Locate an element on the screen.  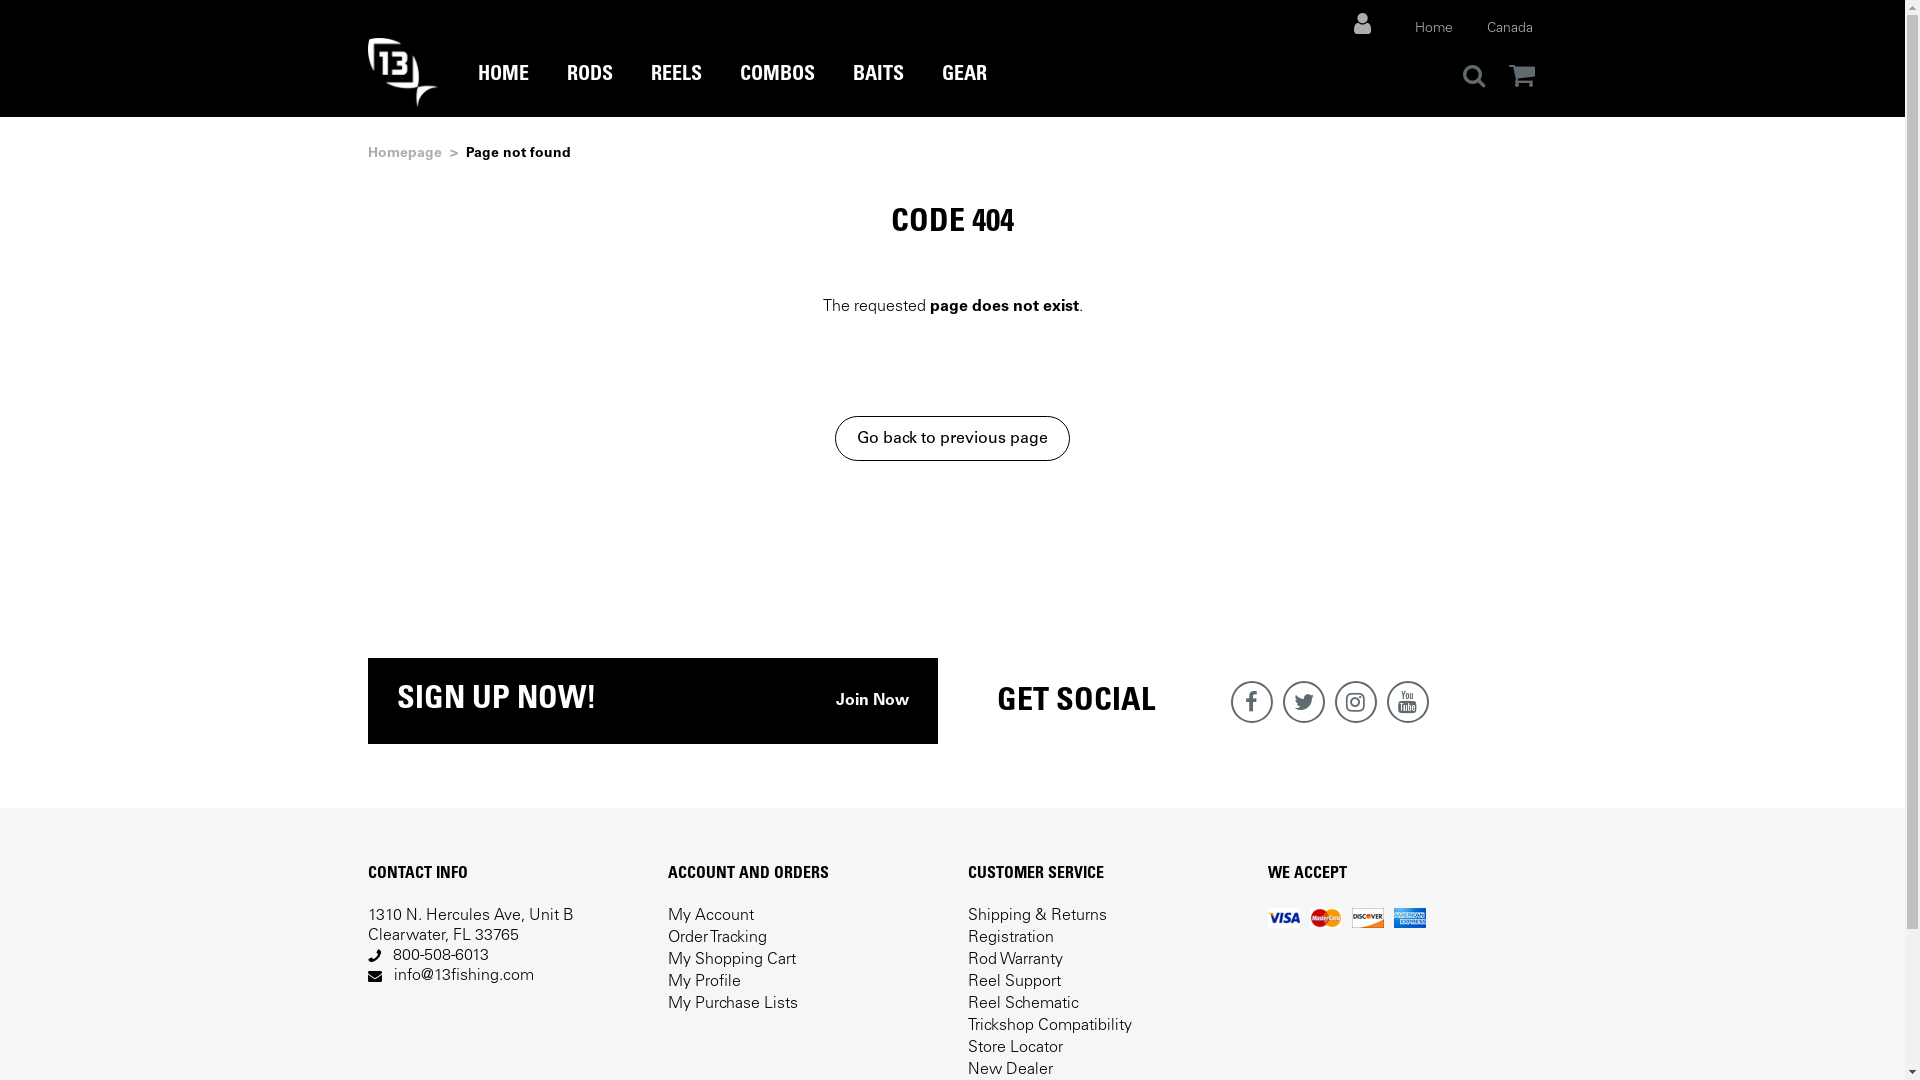
'HOME' is located at coordinates (477, 90).